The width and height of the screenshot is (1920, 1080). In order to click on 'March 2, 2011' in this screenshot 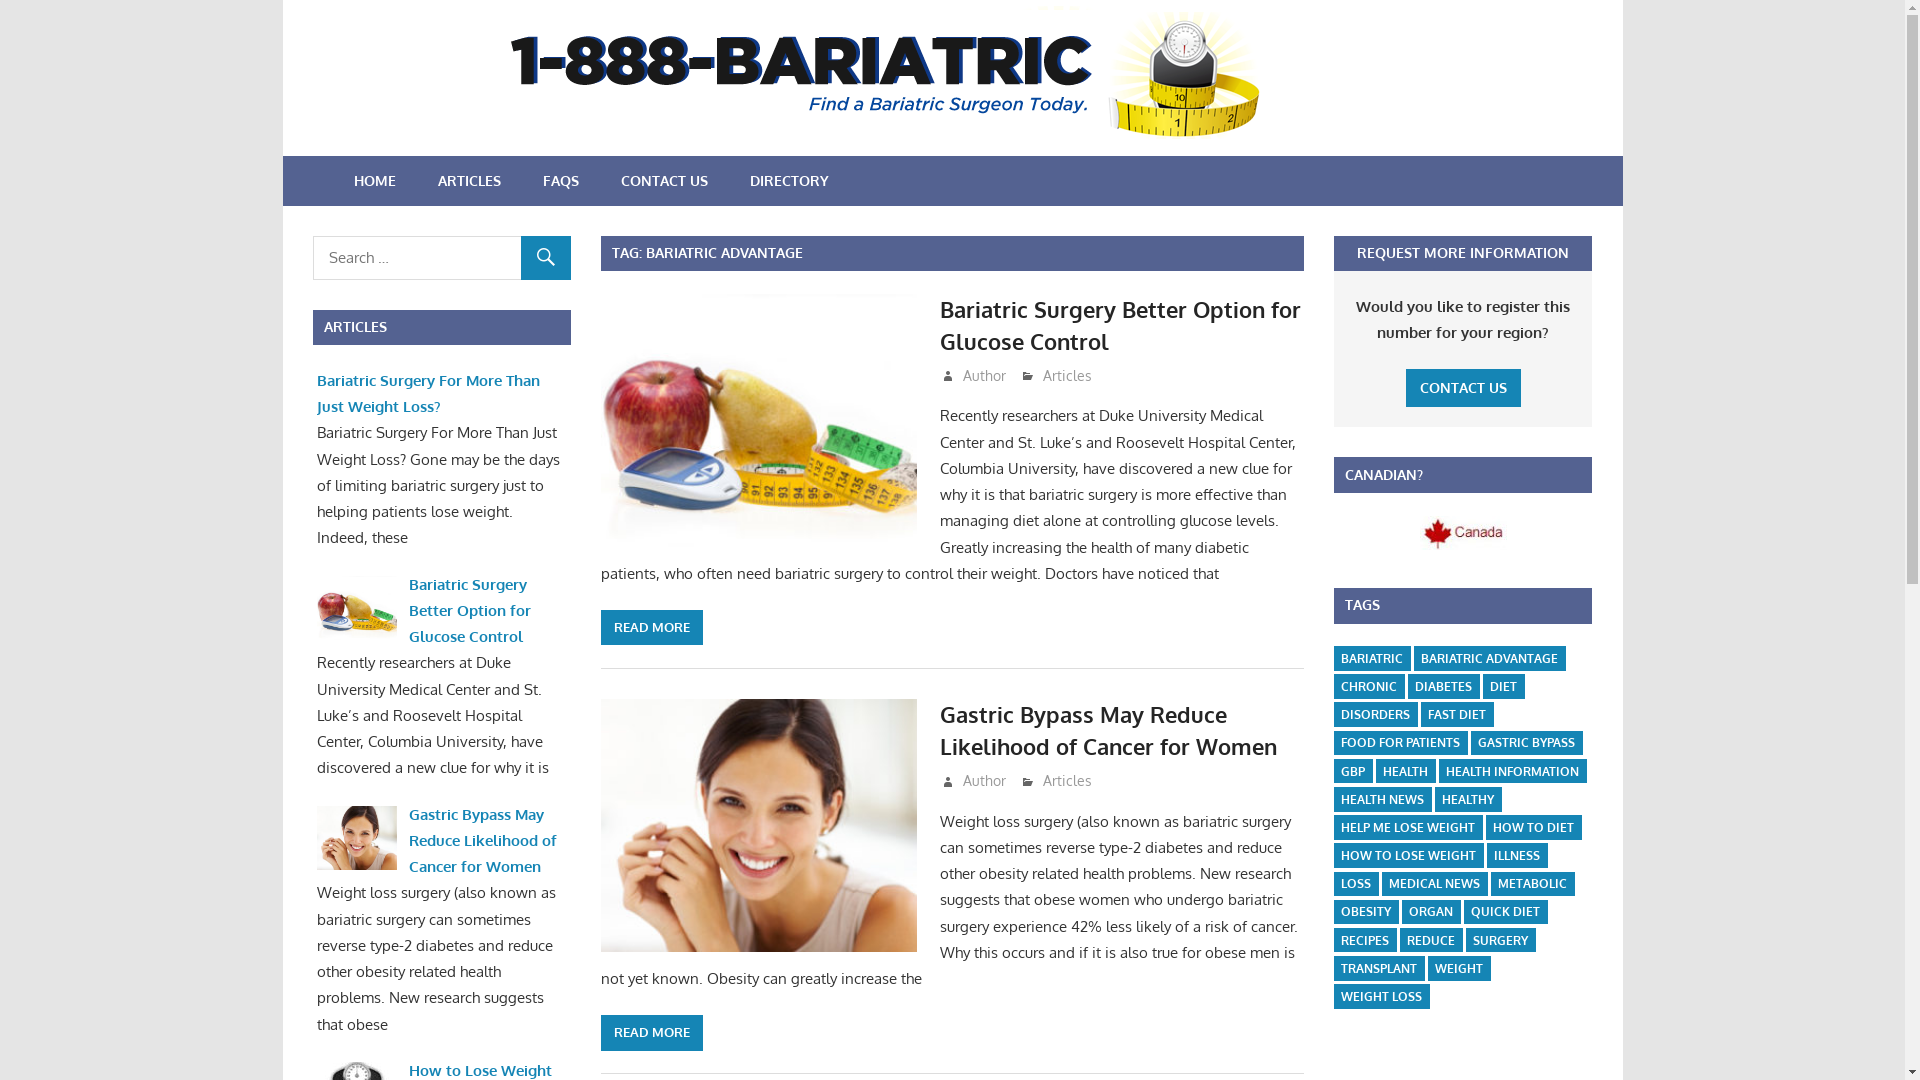, I will do `click(1000, 779)`.